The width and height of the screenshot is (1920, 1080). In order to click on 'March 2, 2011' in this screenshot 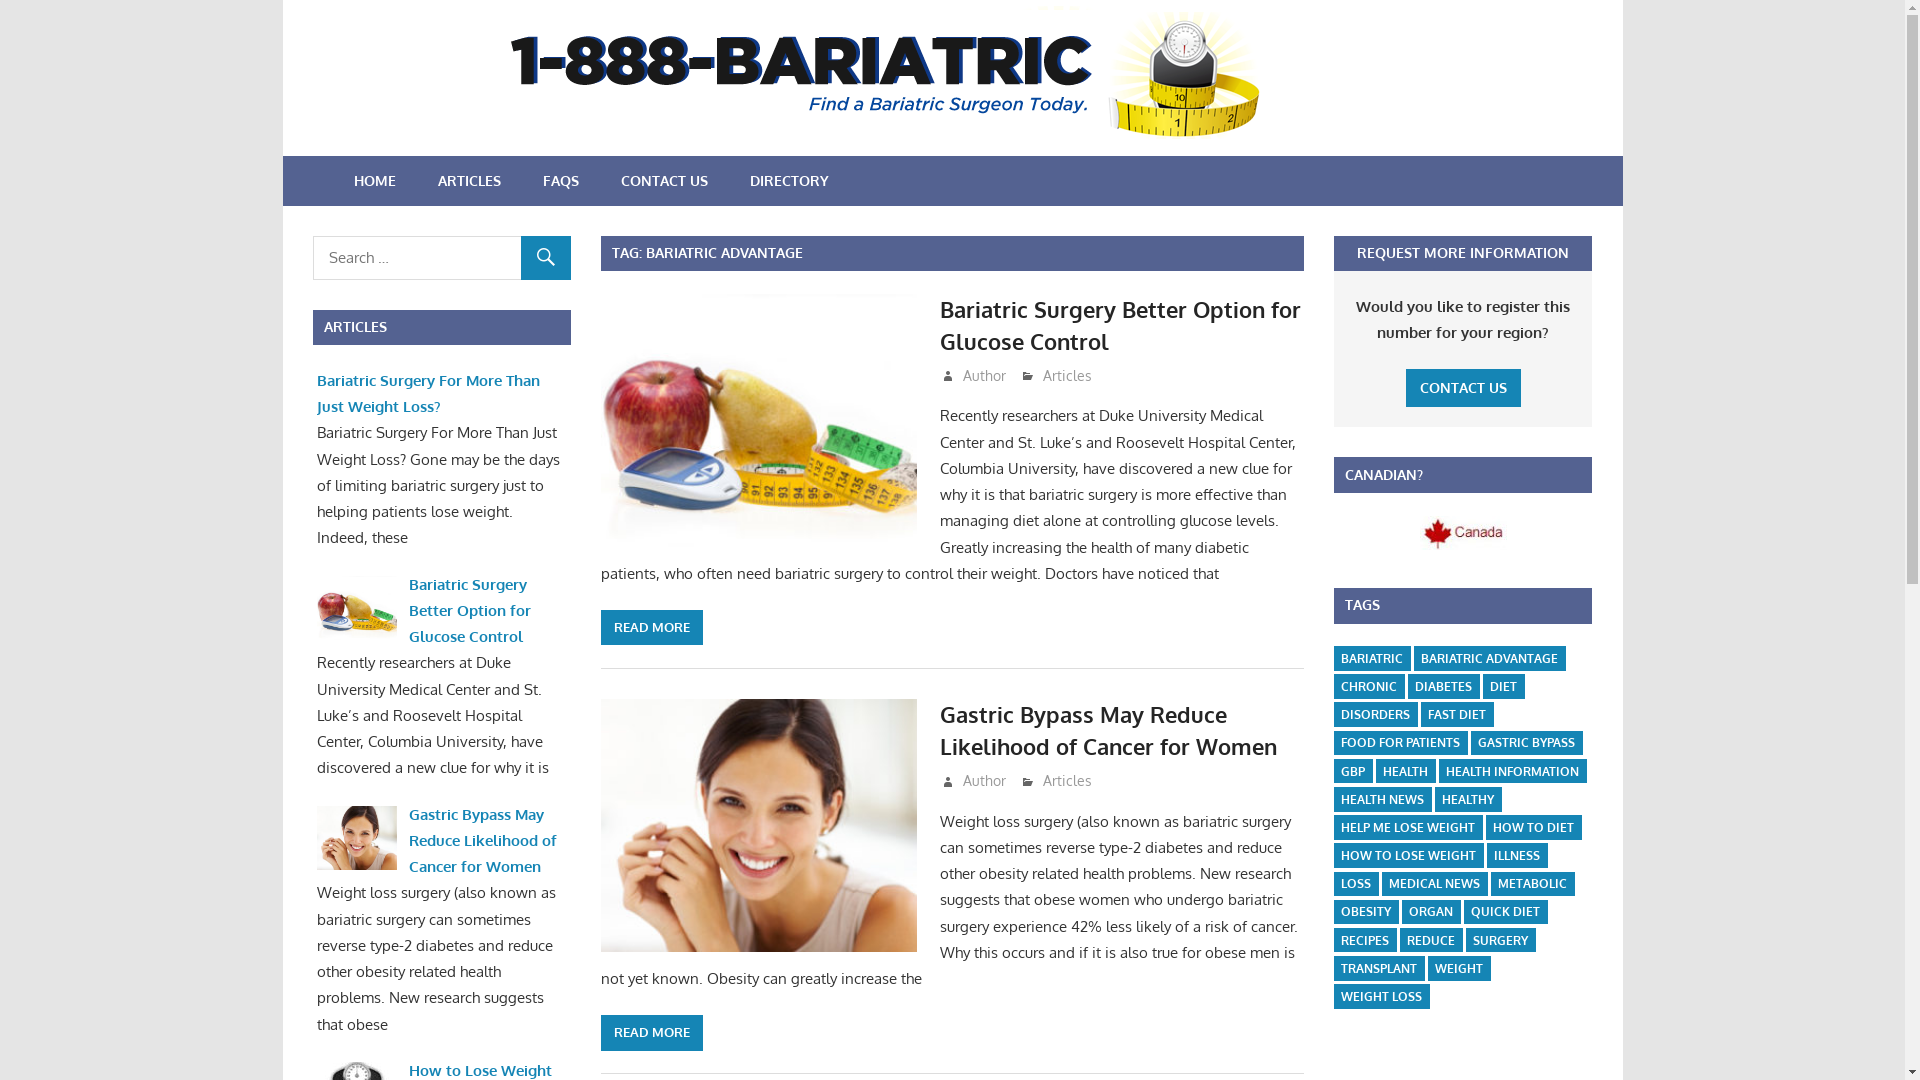, I will do `click(1000, 779)`.